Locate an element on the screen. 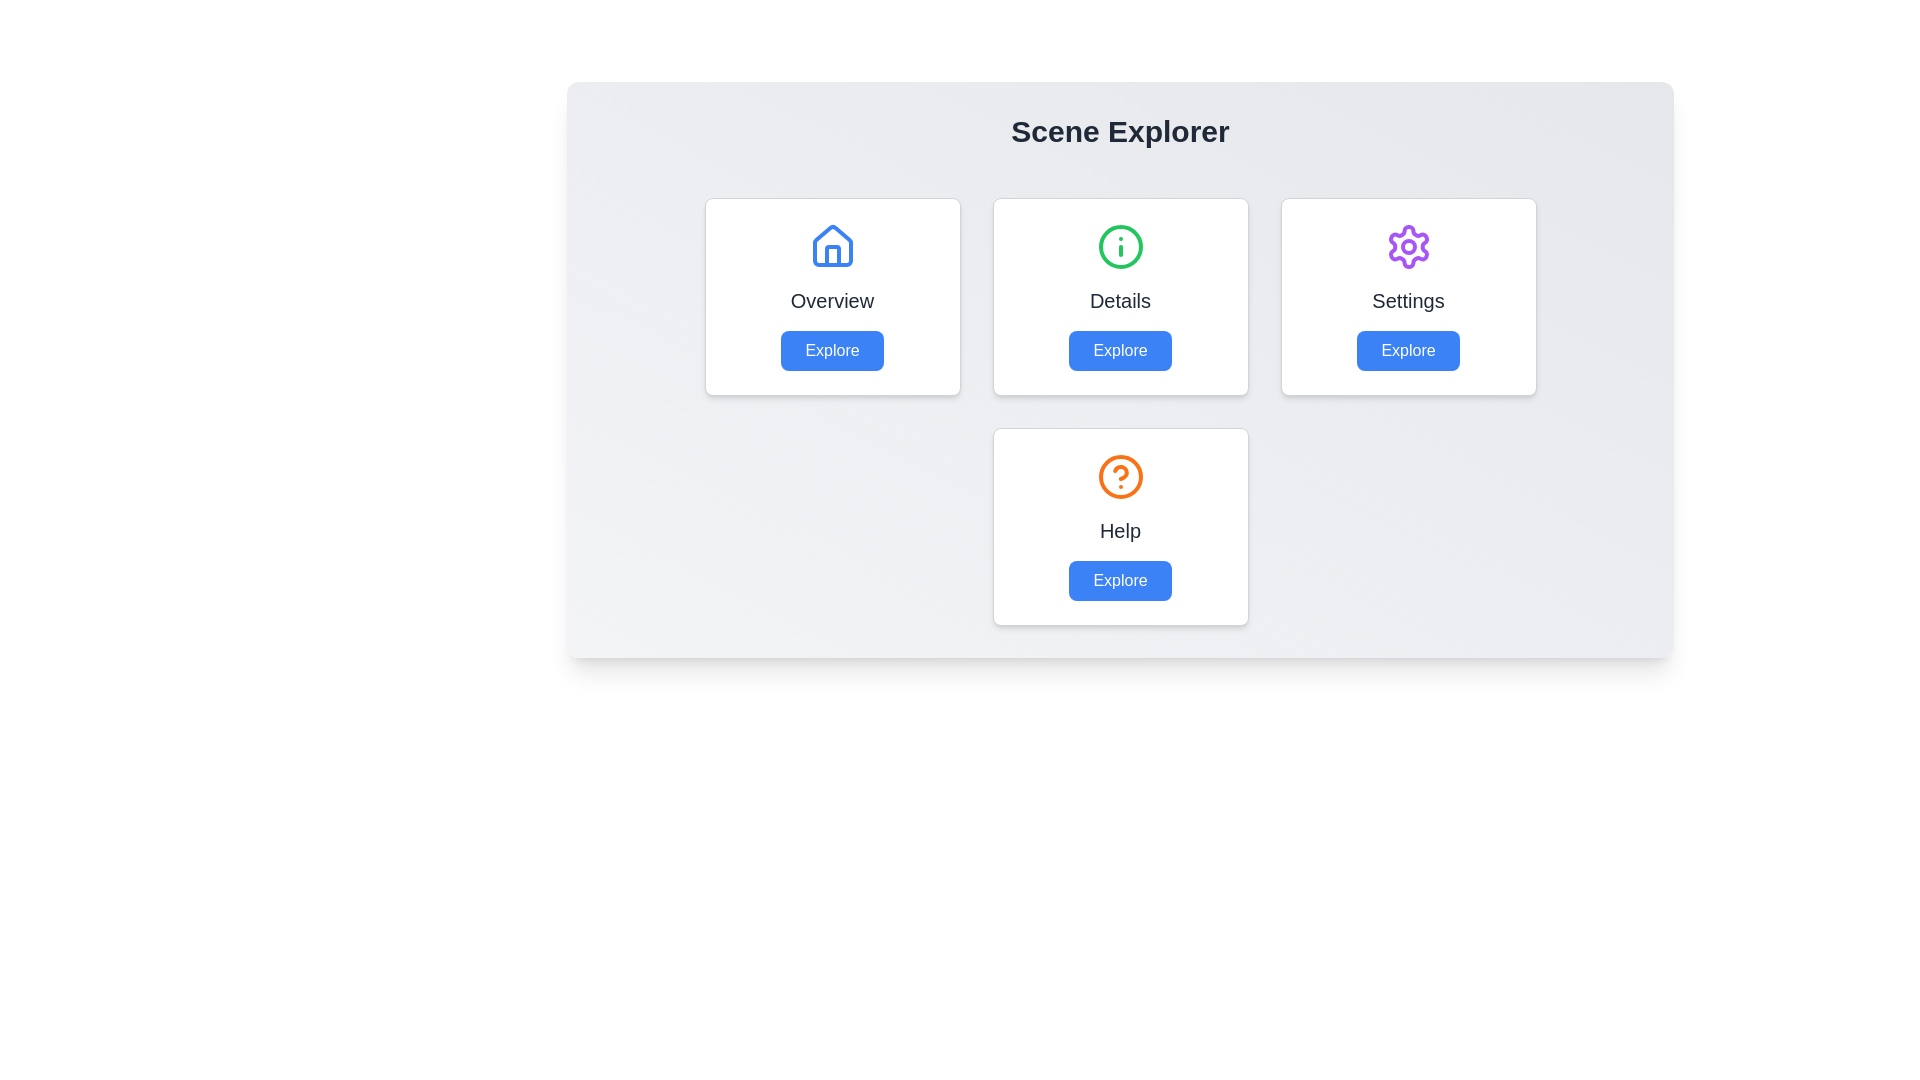  the textual heading 'Scene Explorer' which is prominently displayed in bold, large font at the top-center of the interface is located at coordinates (1120, 131).